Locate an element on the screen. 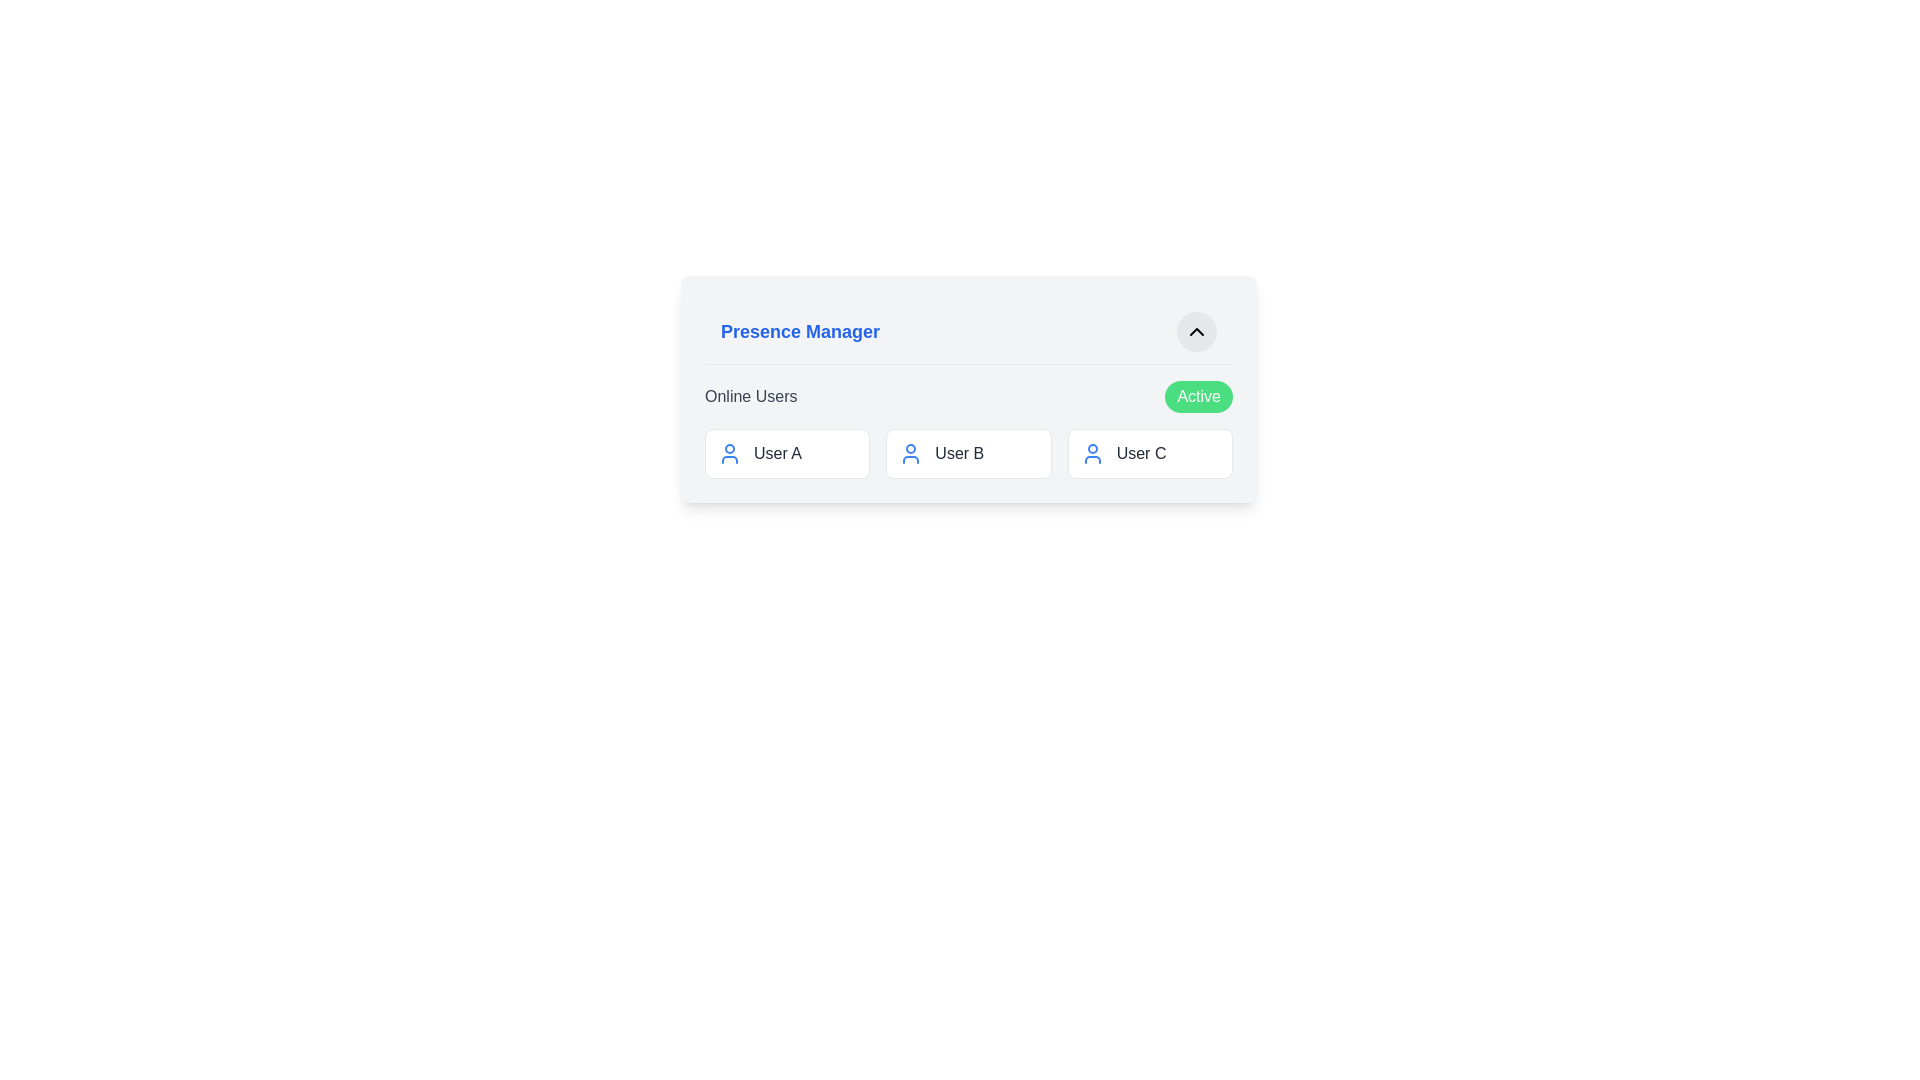  the circular button with a light gray background and an upward-pointing chevron icon located in the top-right corner of the 'Presence Manager' header is located at coordinates (1196, 330).